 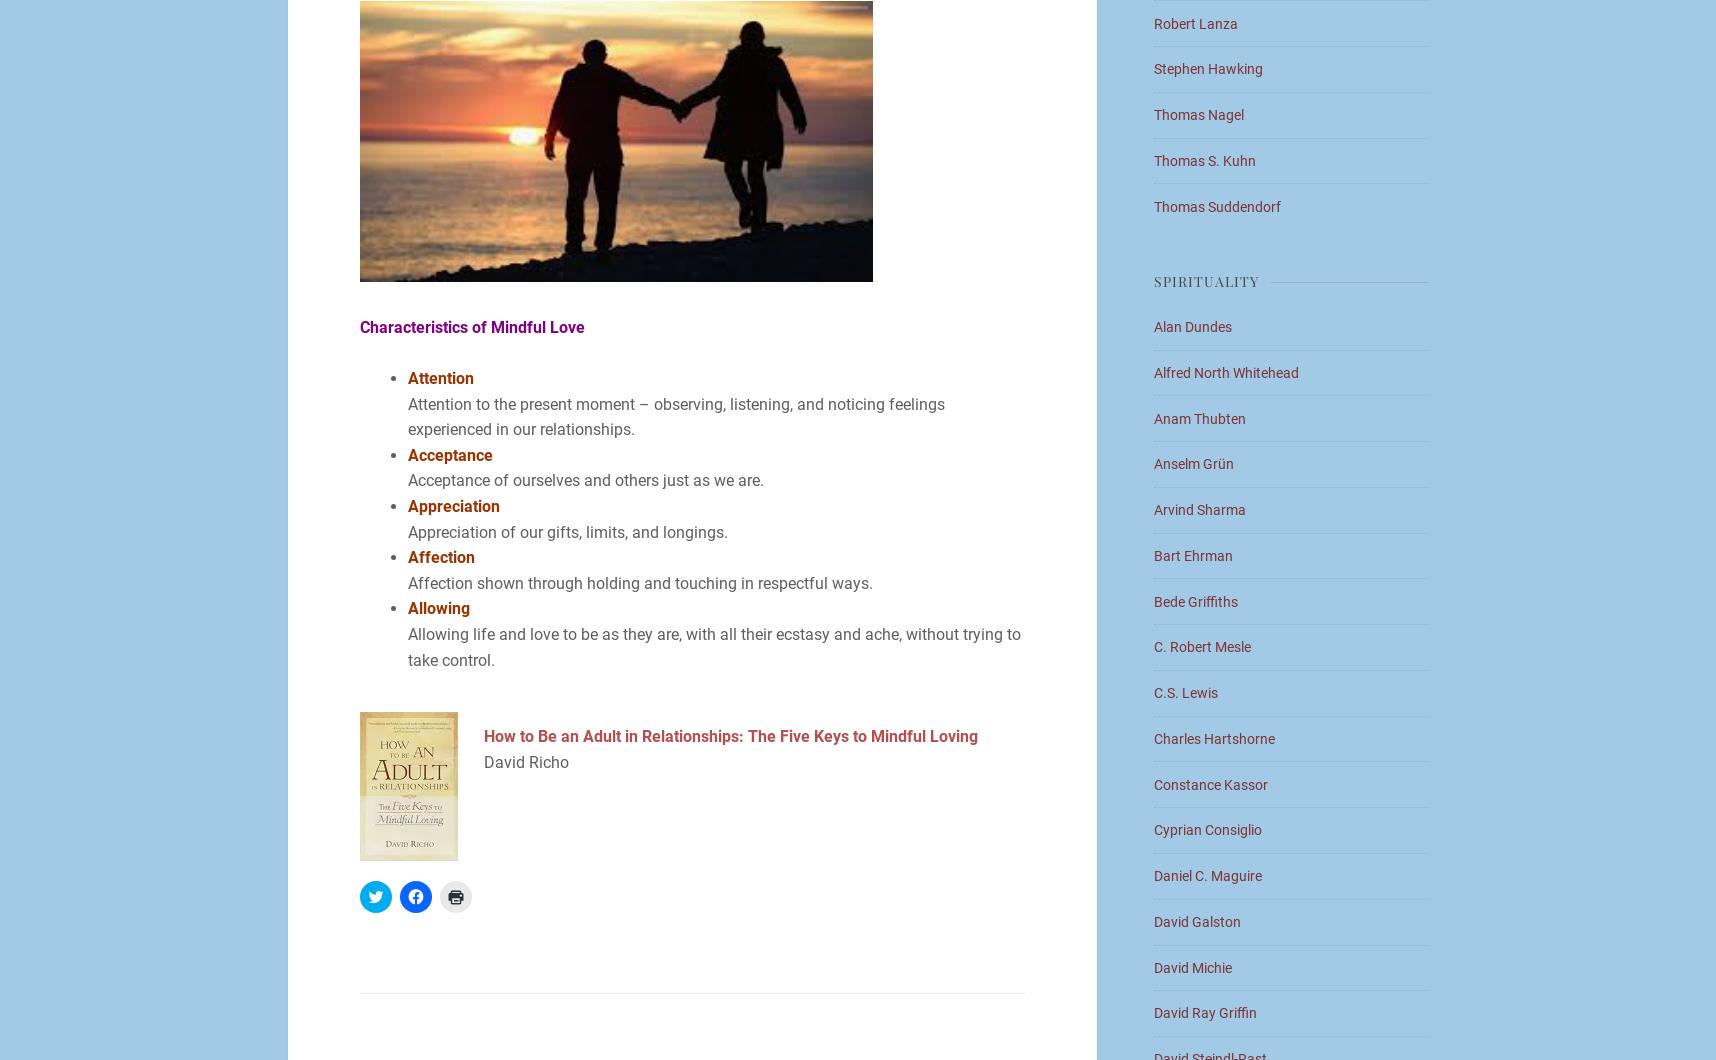 What do you see at coordinates (1192, 325) in the screenshot?
I see `'Alan Dundes'` at bounding box center [1192, 325].